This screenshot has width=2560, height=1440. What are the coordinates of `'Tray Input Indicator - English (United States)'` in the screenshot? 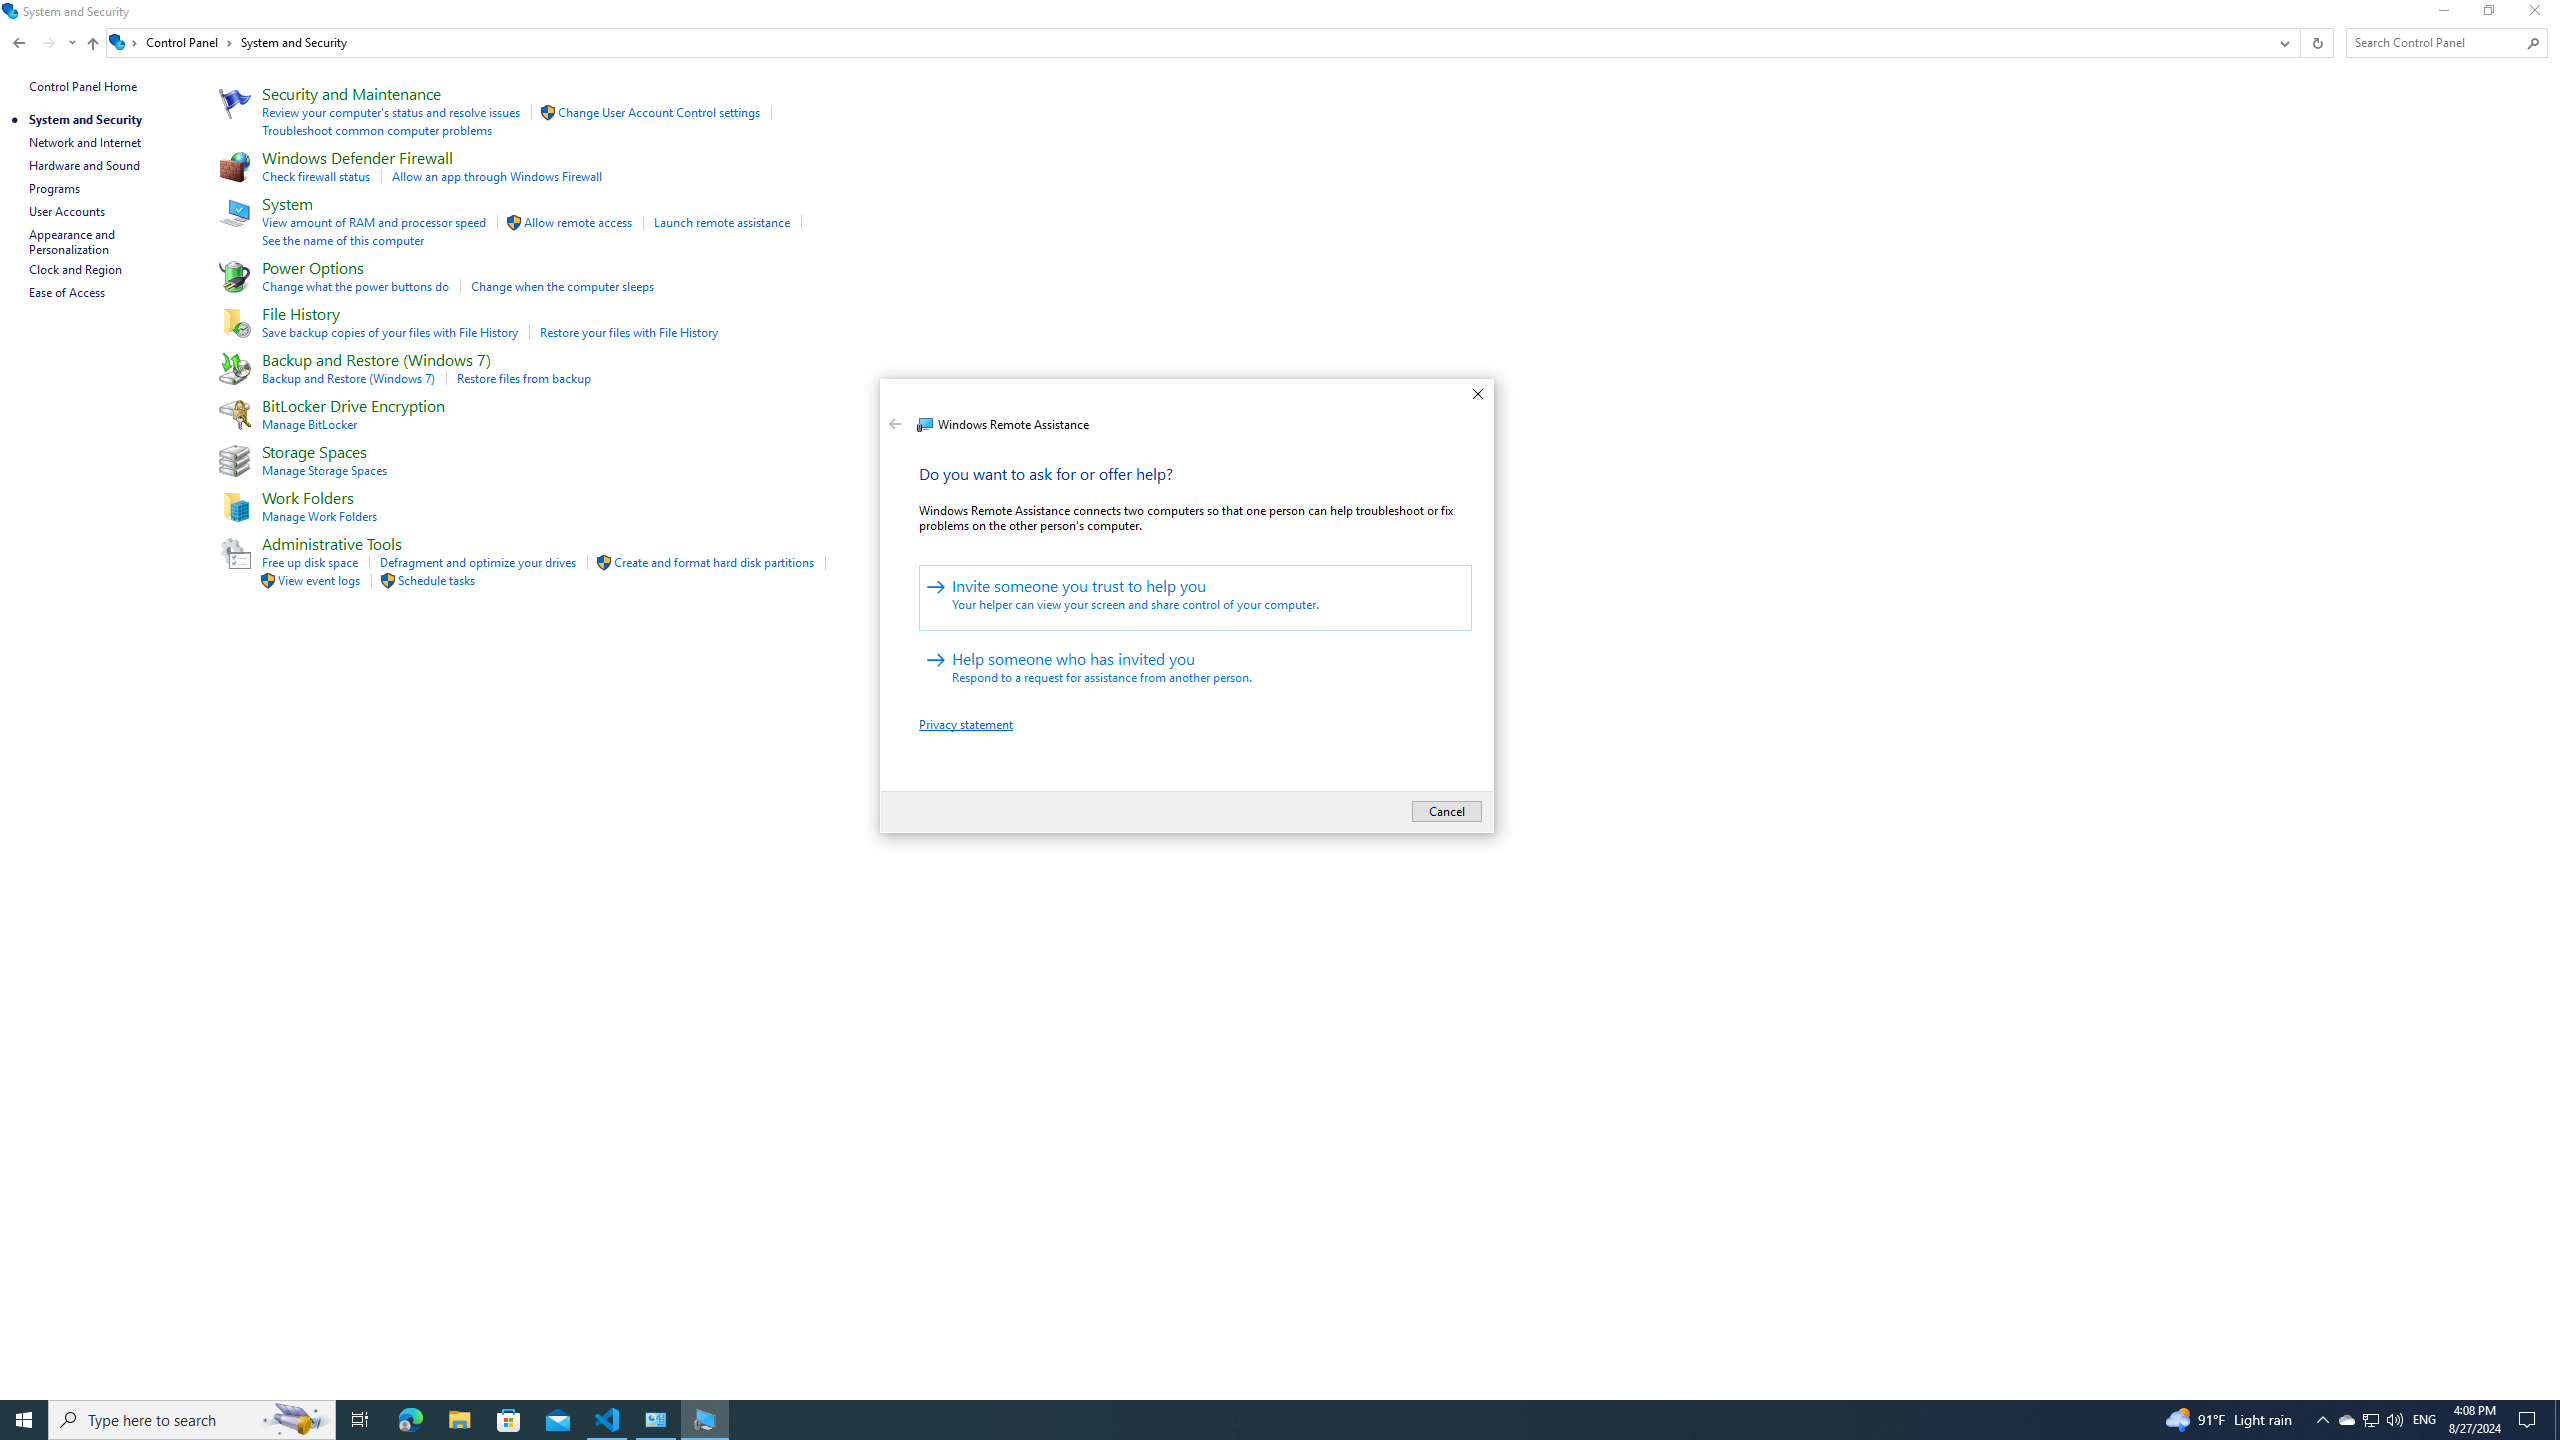 It's located at (2424, 1418).